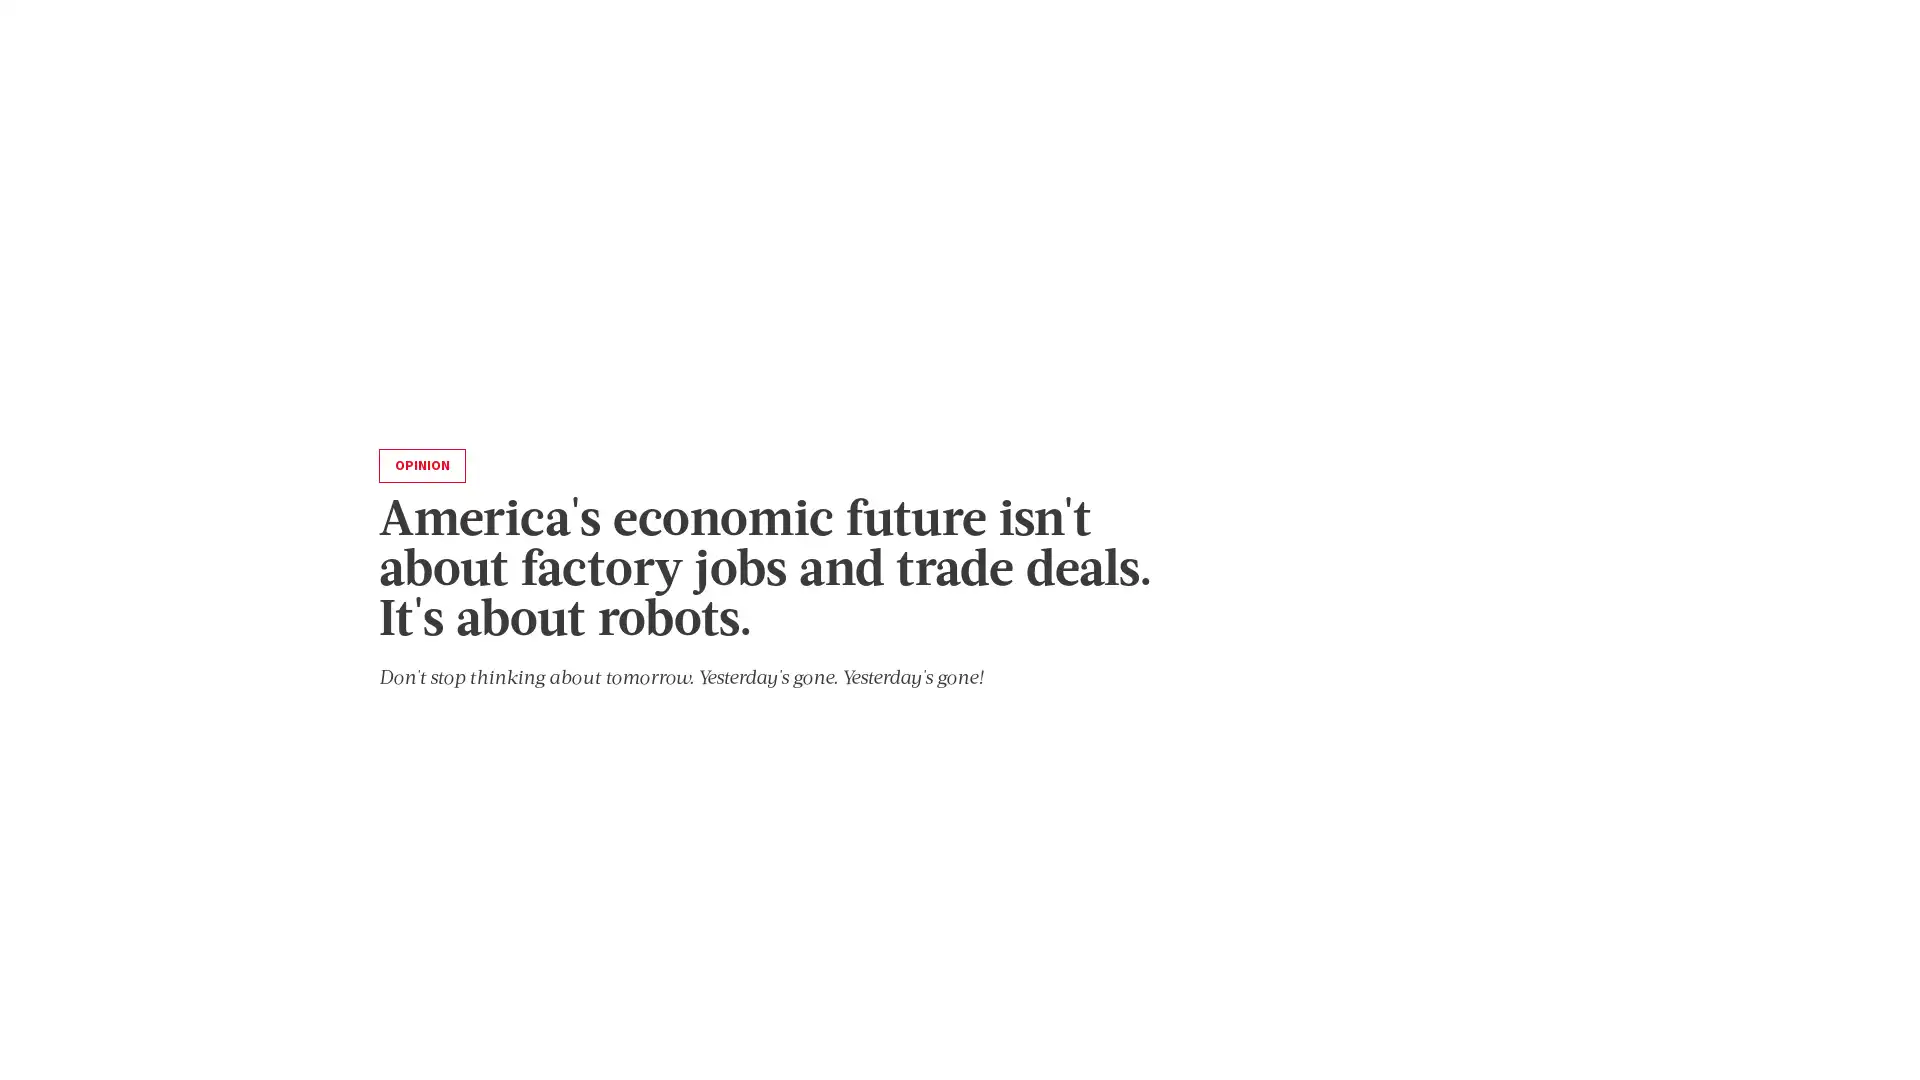 The height and width of the screenshot is (1080, 1920). Describe the element at coordinates (1511, 113) in the screenshot. I see `Search` at that location.